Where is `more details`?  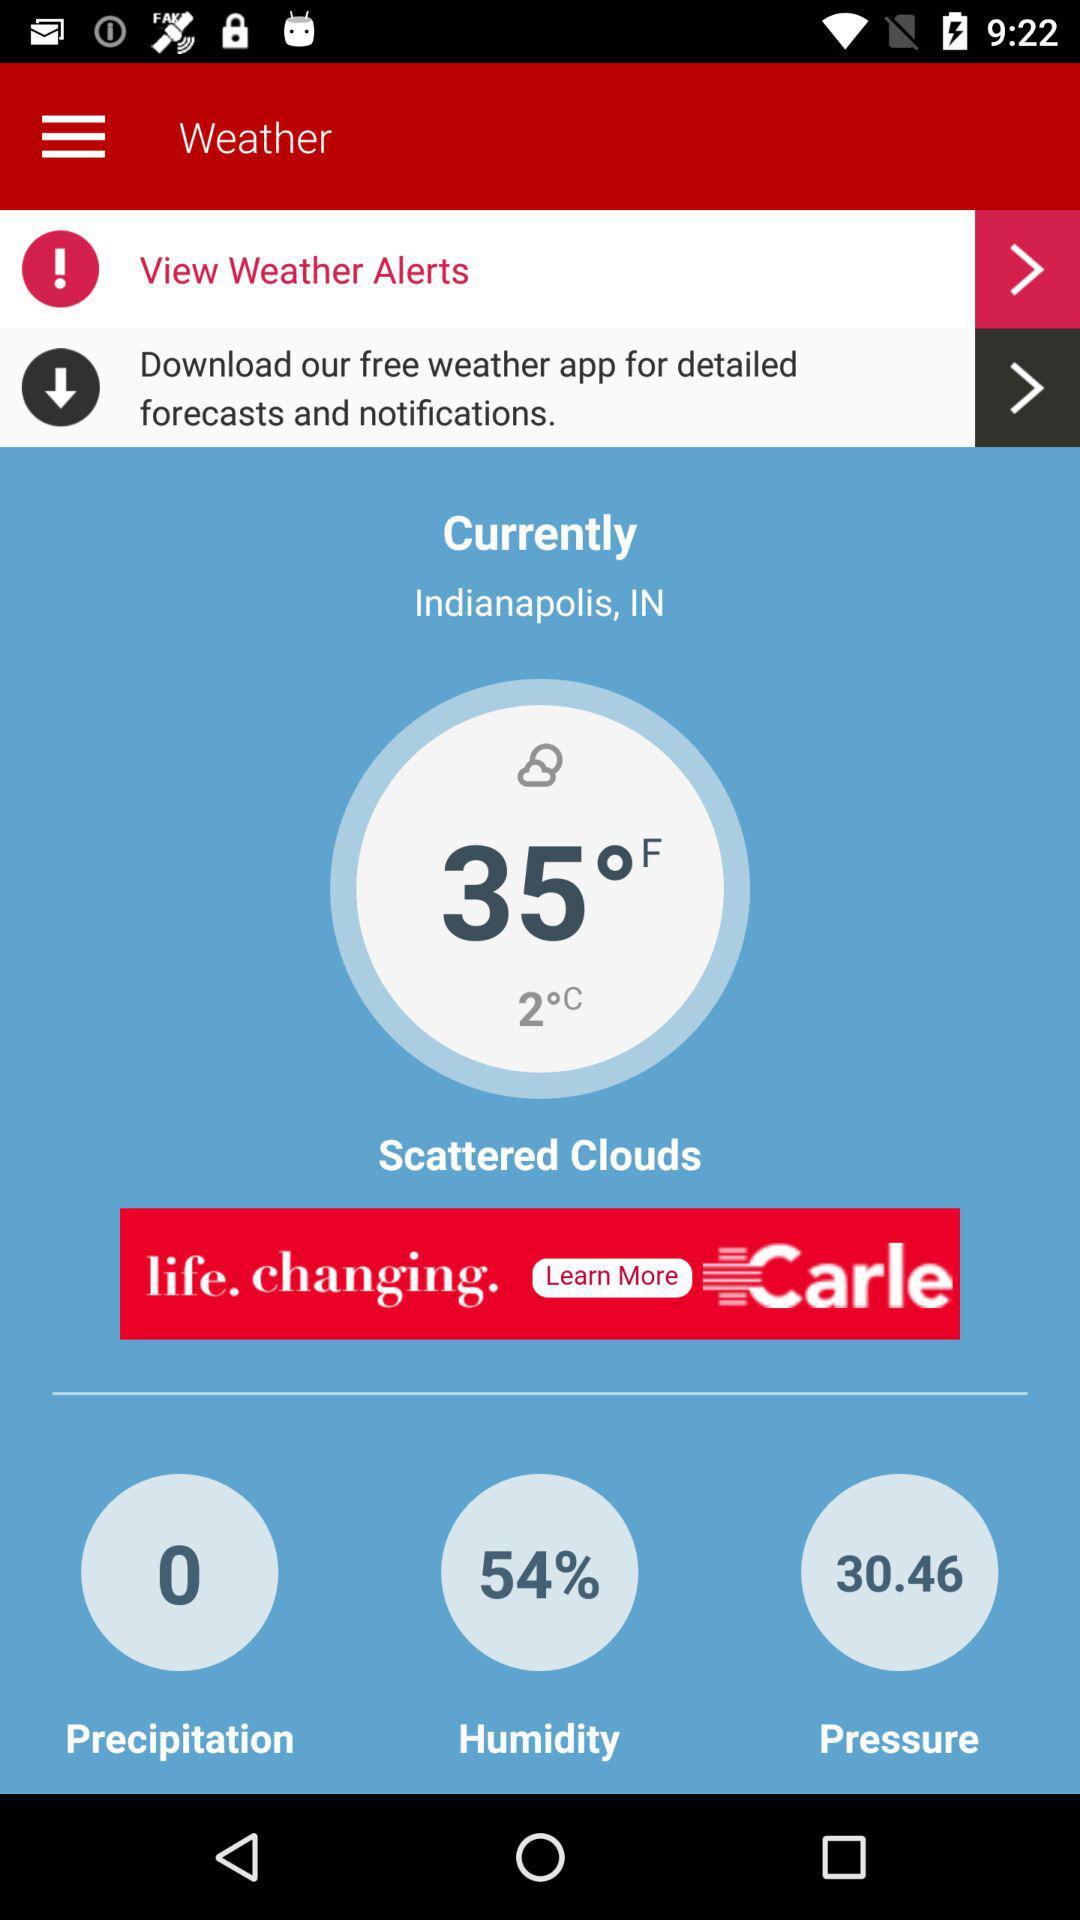
more details is located at coordinates (72, 135).